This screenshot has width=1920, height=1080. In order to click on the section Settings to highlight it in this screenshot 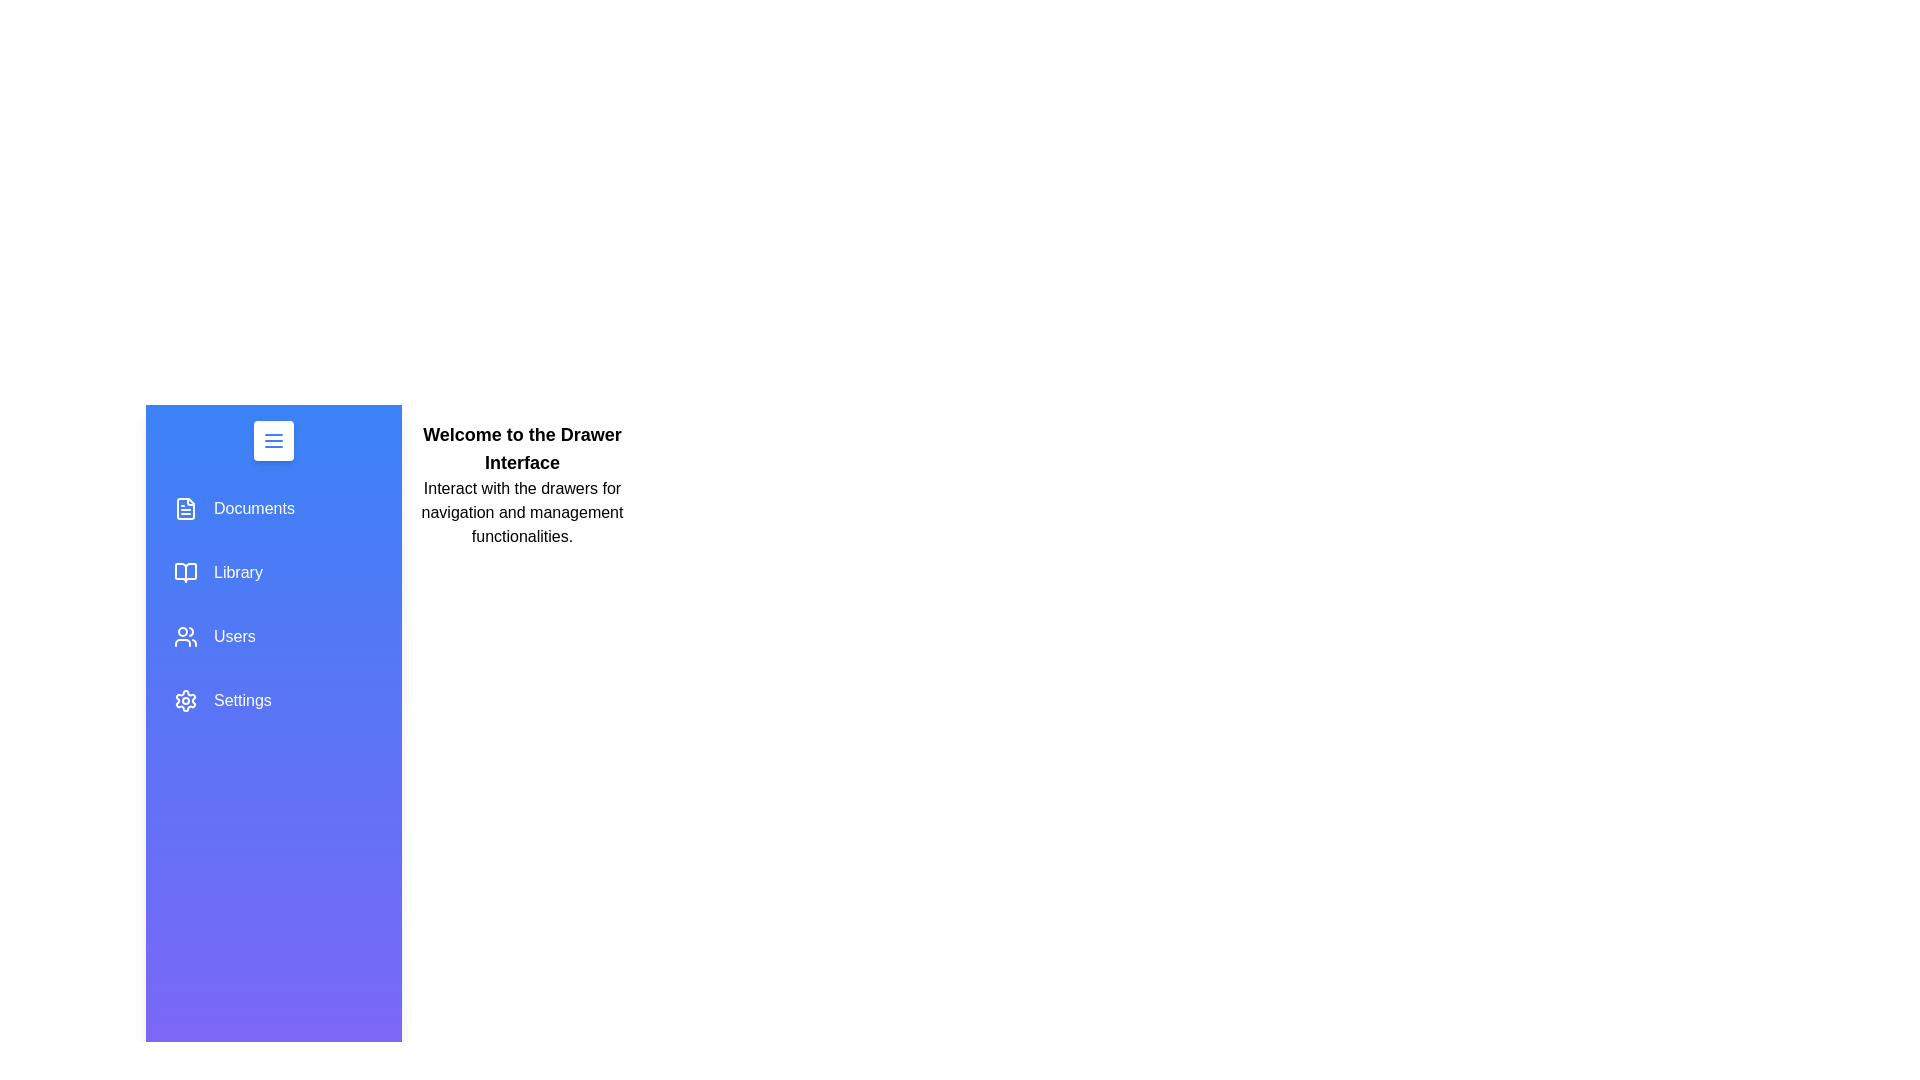, I will do `click(272, 700)`.